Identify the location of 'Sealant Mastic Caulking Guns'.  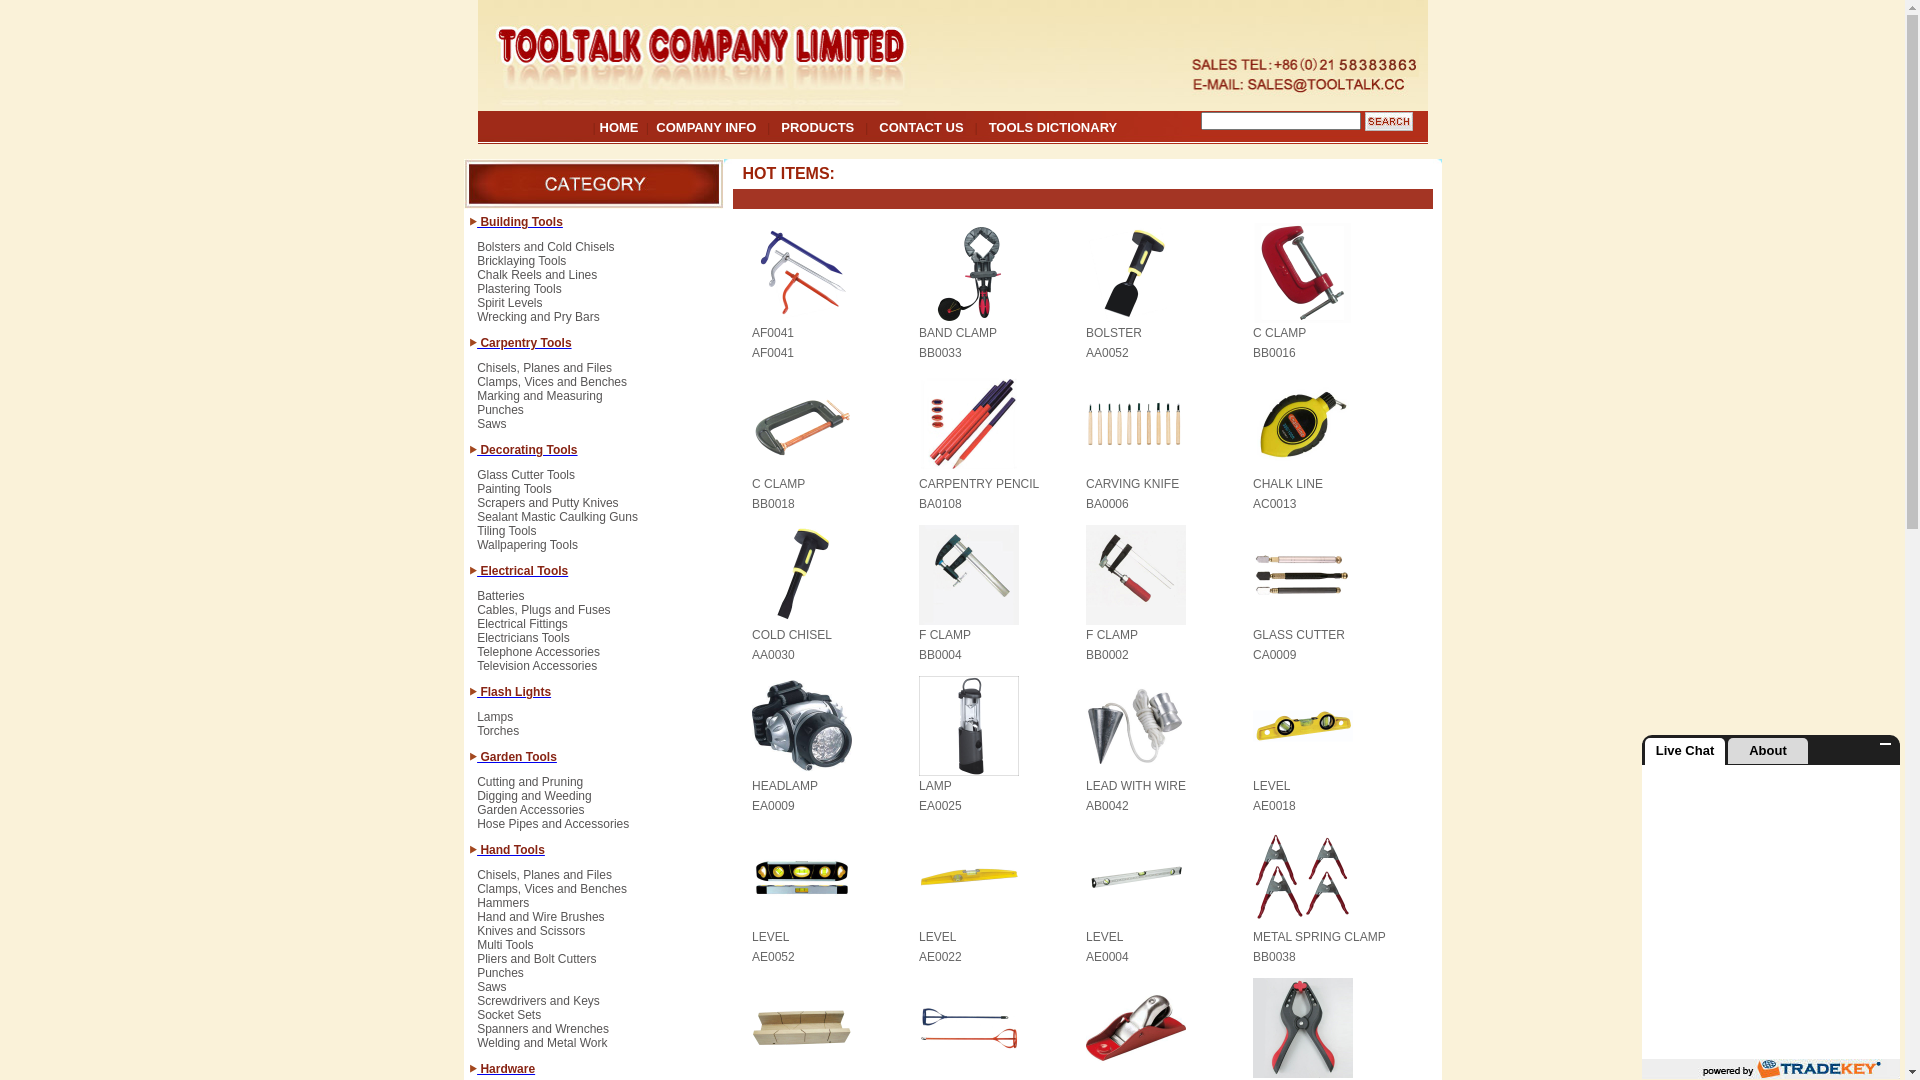
(557, 523).